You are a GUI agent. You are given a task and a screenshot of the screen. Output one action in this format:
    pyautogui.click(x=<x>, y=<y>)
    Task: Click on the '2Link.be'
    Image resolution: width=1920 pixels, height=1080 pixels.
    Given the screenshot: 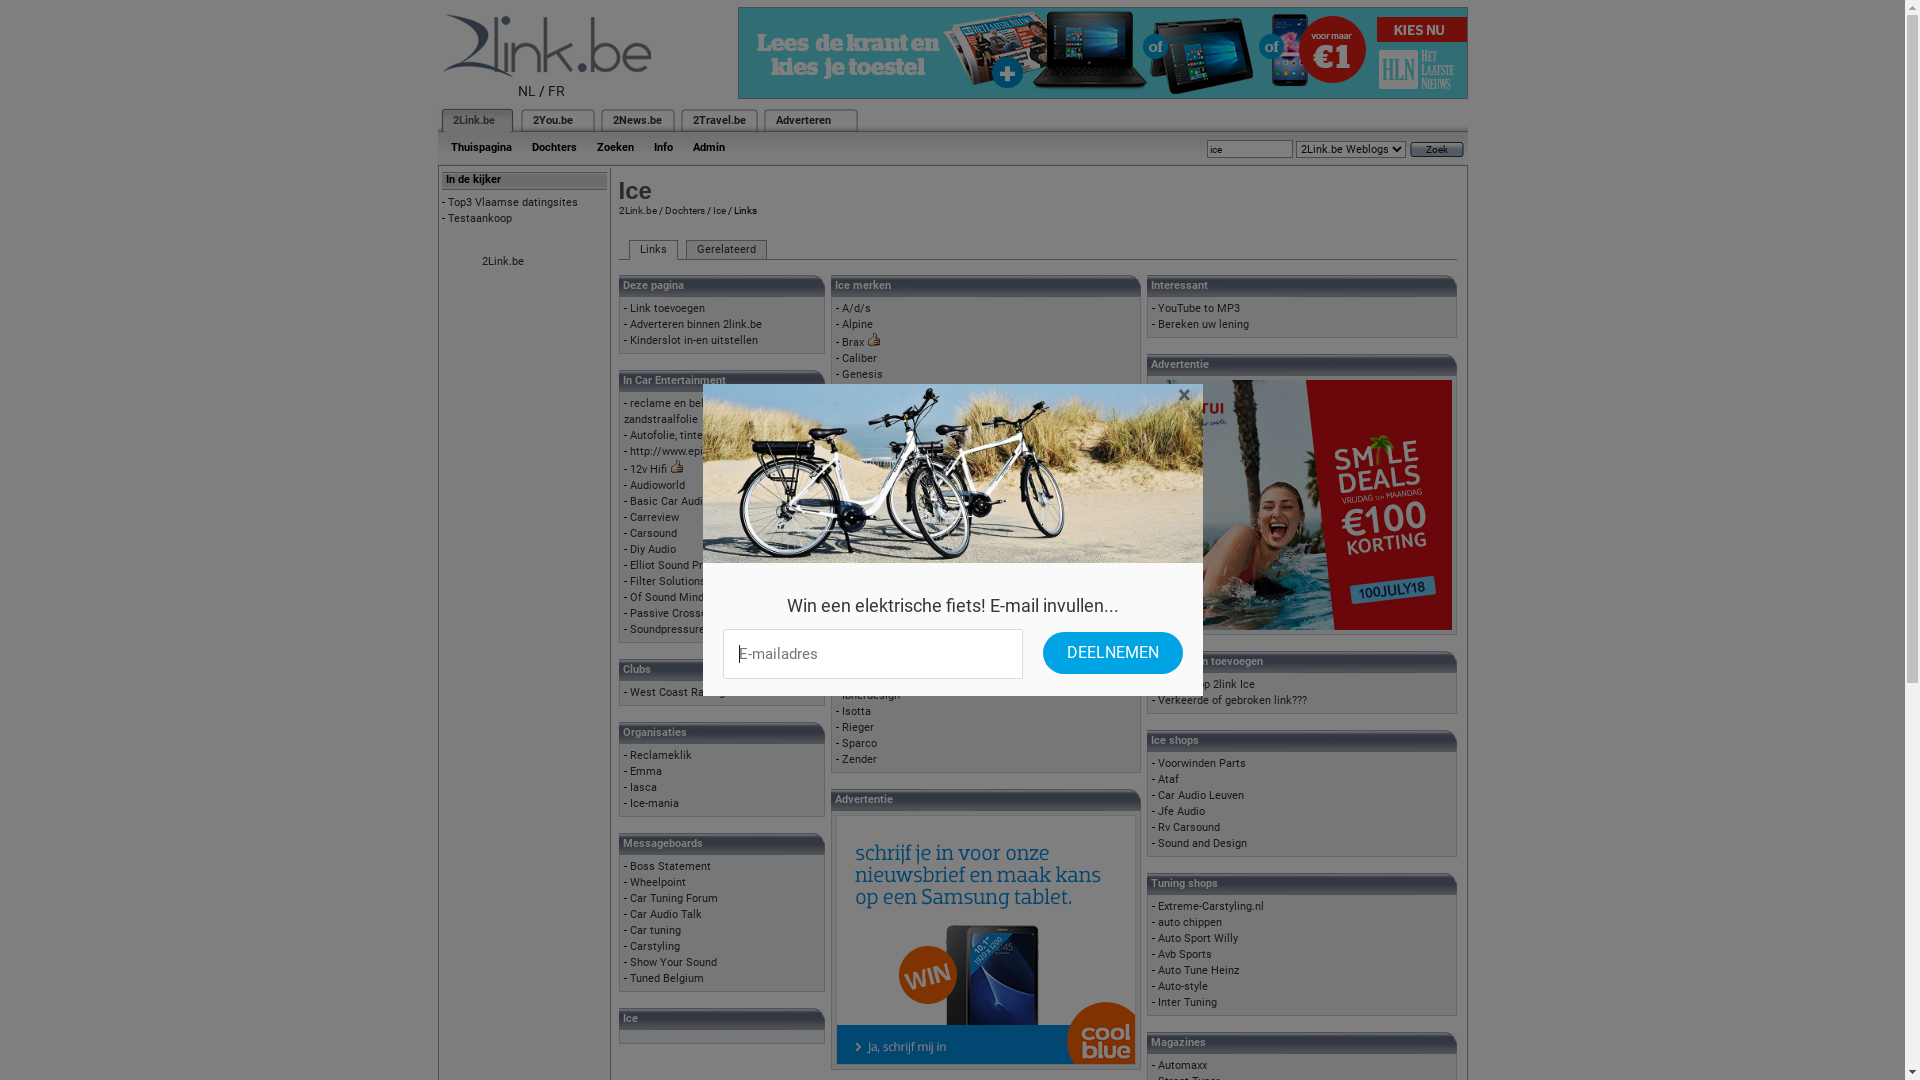 What is the action you would take?
    pyautogui.click(x=472, y=120)
    